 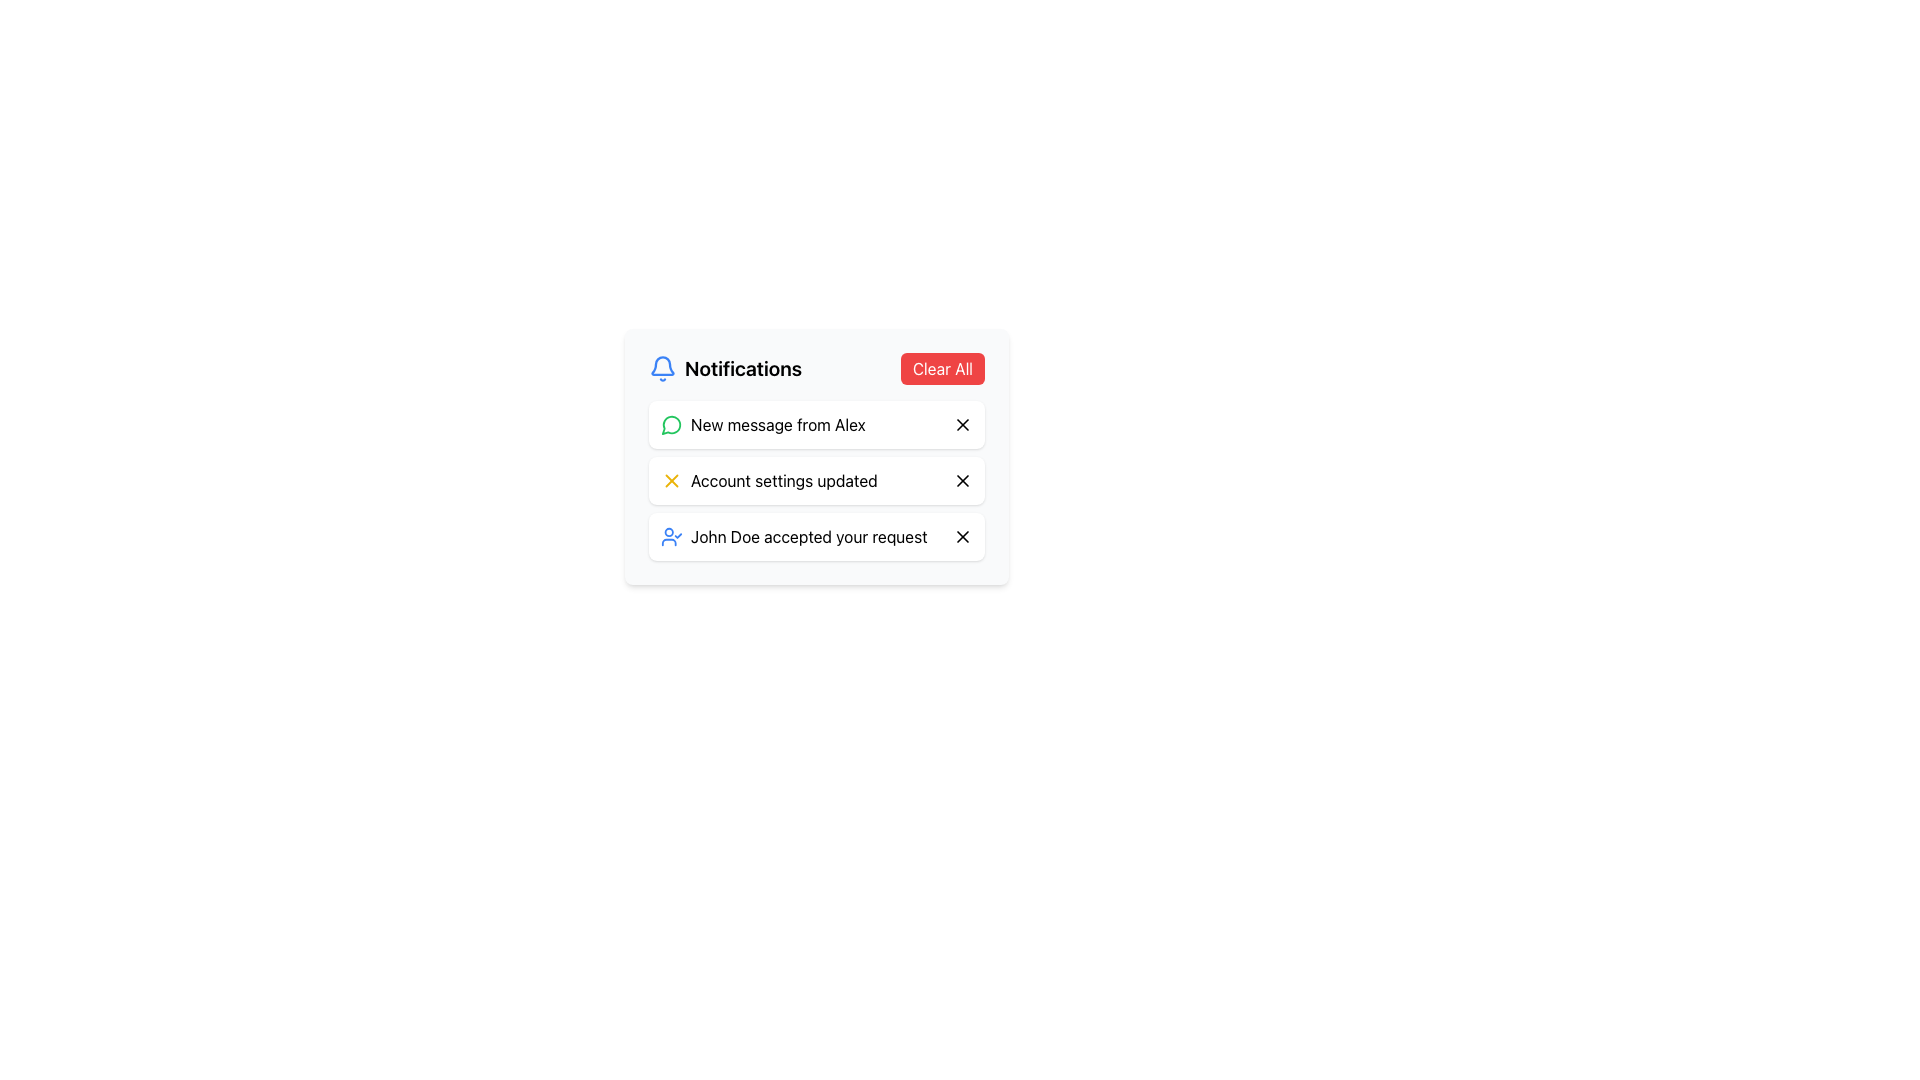 I want to click on the second notification card displaying the message 'Account settings updated' in the Notifications panel, so click(x=816, y=456).